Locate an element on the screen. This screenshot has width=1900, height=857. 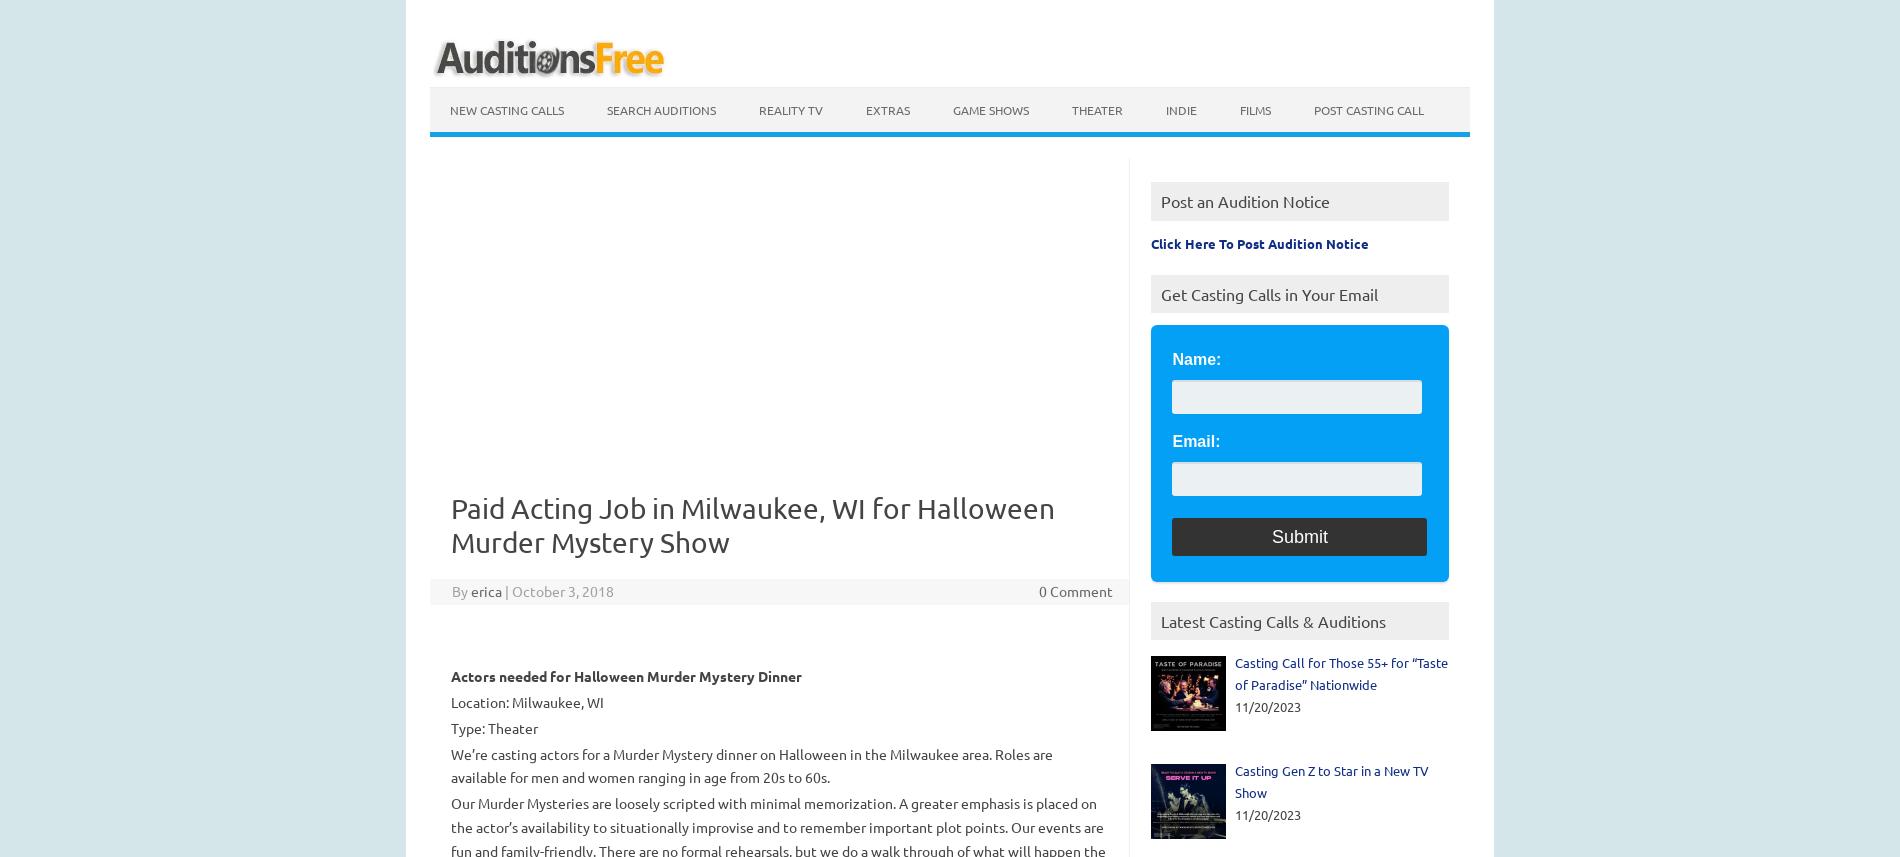
'0 Comment' is located at coordinates (1075, 589).